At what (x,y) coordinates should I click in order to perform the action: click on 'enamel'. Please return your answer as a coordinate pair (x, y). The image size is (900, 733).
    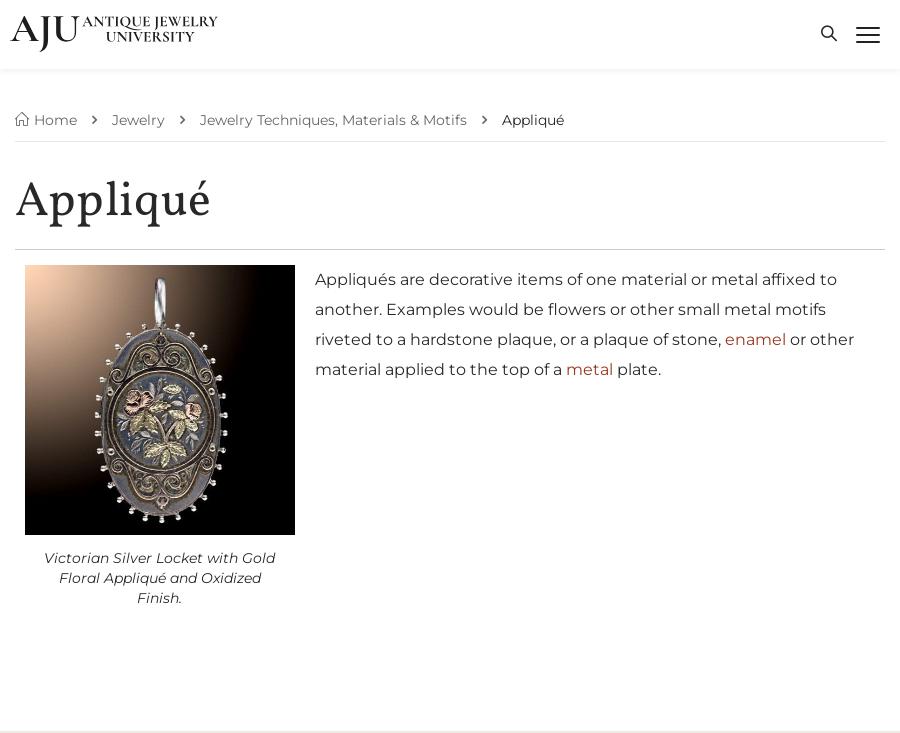
    Looking at the image, I should click on (753, 337).